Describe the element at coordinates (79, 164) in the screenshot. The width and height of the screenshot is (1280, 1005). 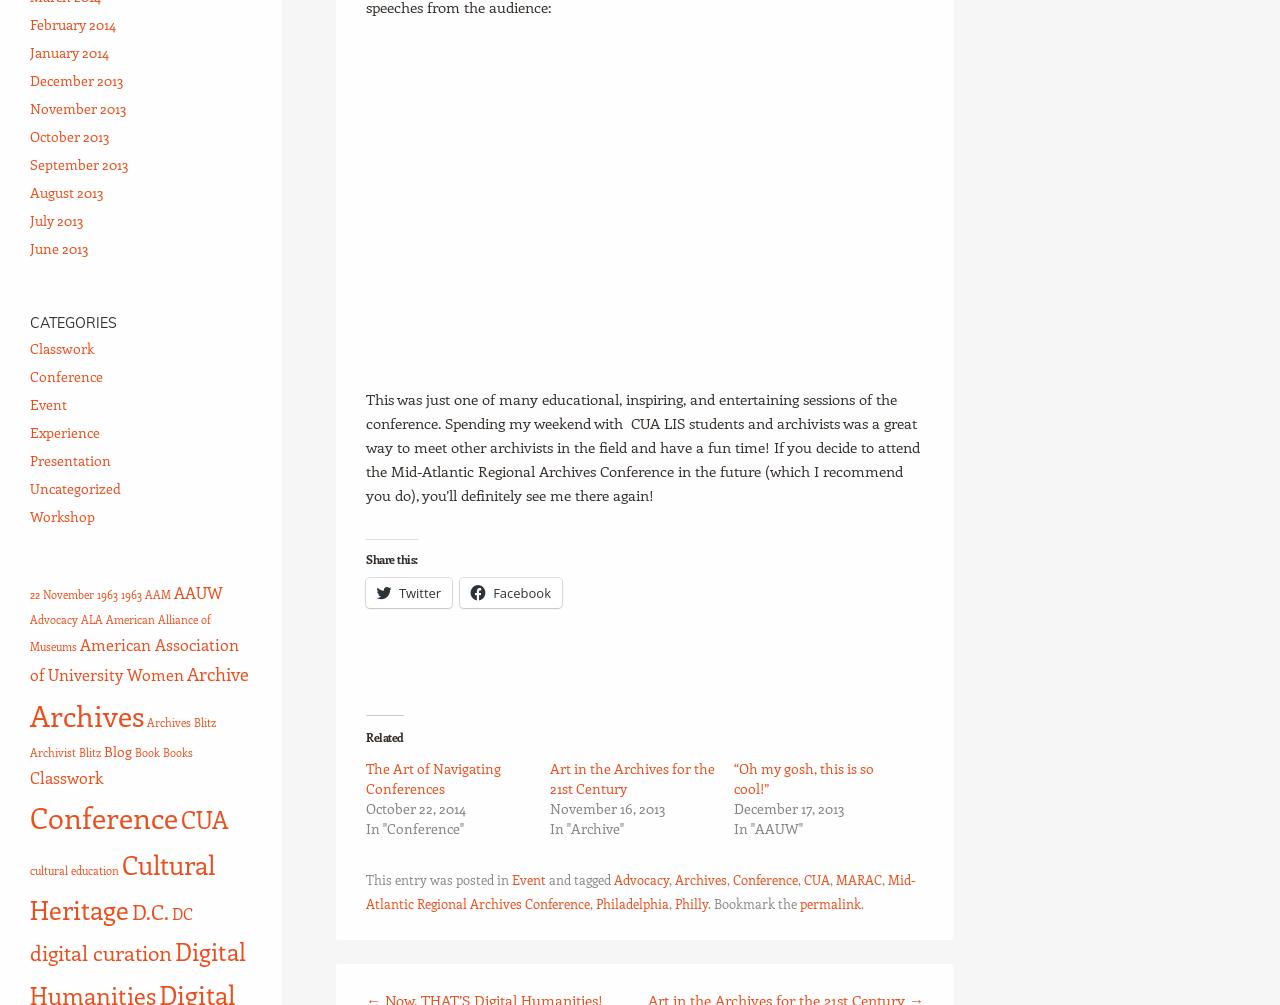
I see `'September 2013'` at that location.